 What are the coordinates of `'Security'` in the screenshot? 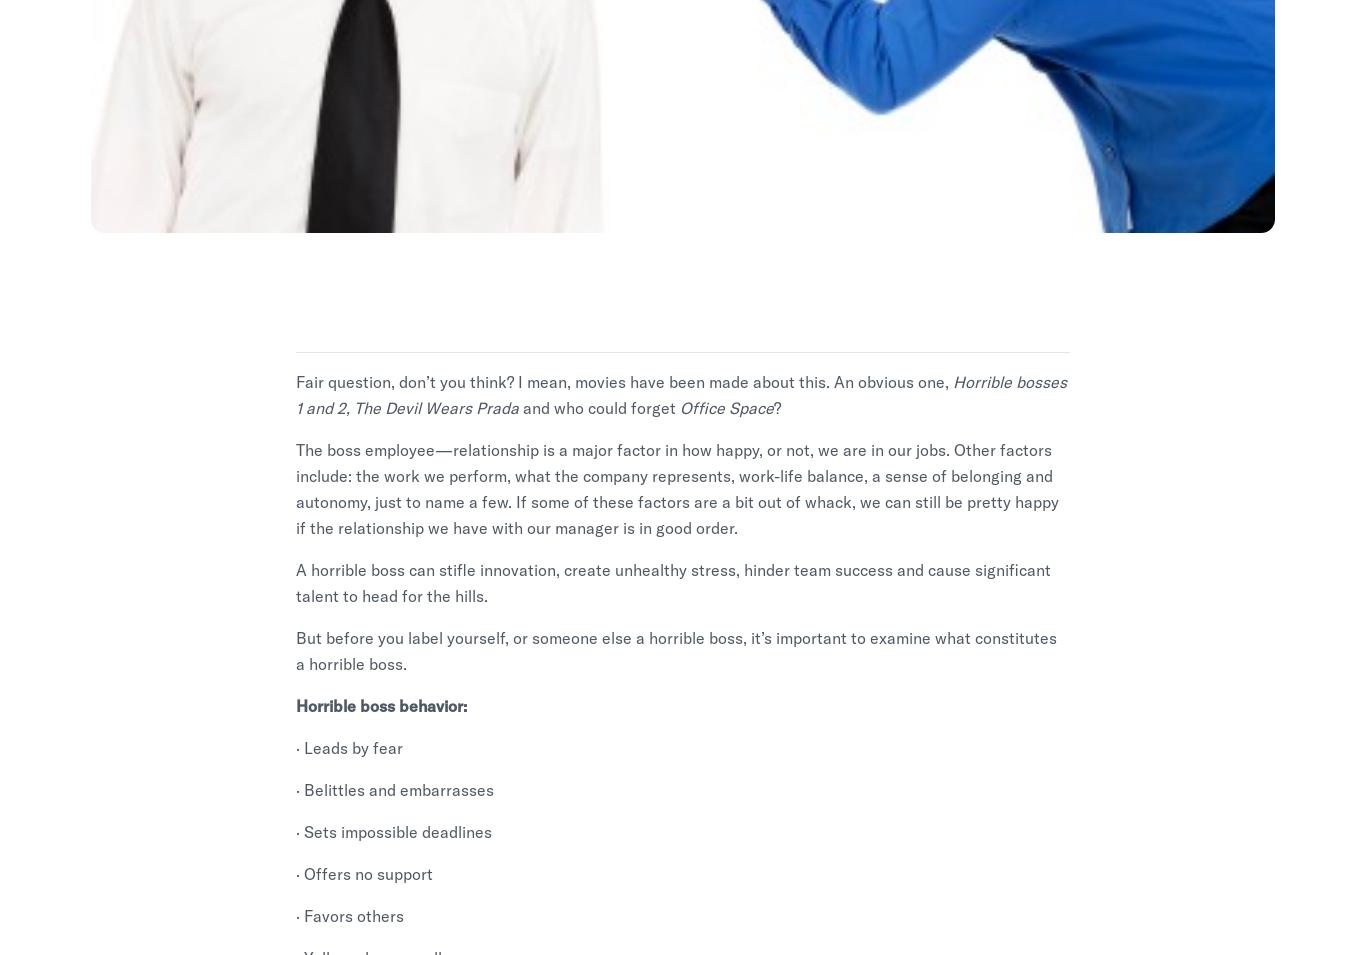 It's located at (1130, 682).